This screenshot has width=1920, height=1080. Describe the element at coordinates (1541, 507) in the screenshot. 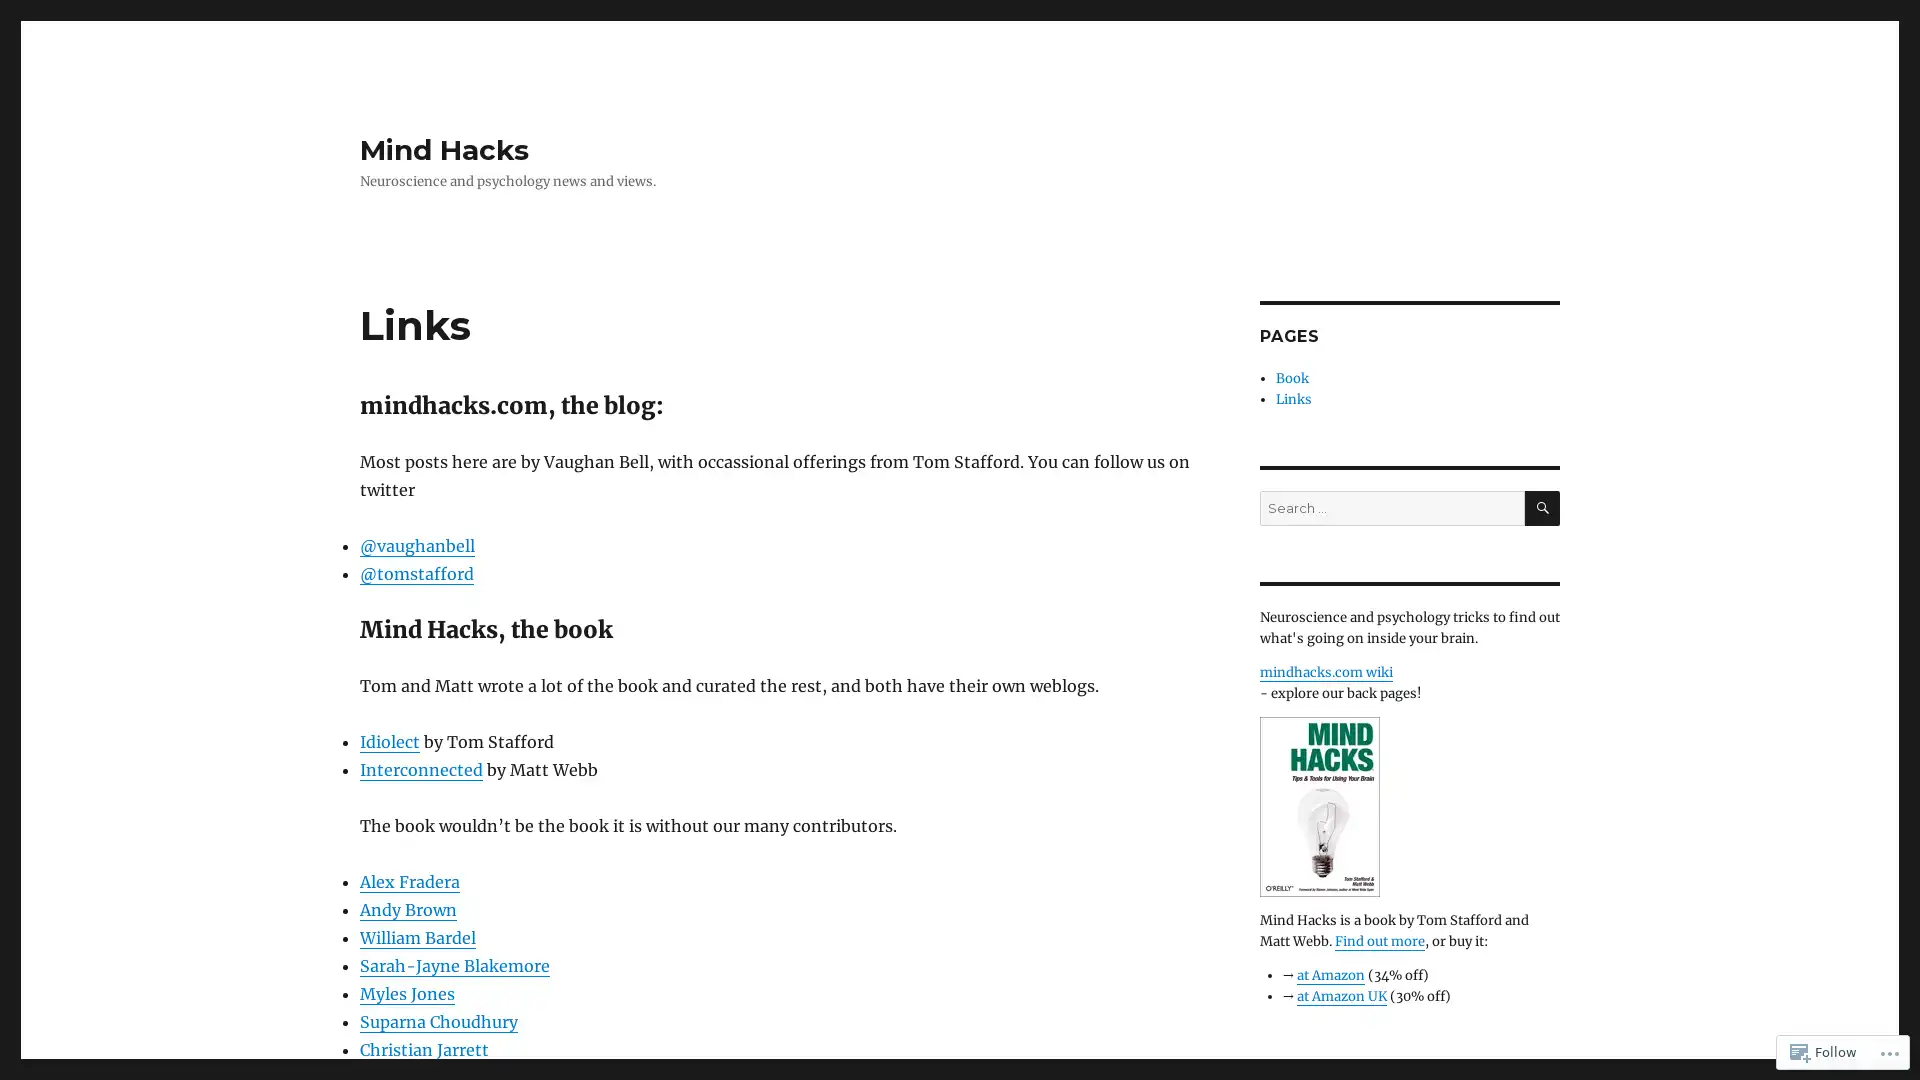

I see `SEARCH` at that location.